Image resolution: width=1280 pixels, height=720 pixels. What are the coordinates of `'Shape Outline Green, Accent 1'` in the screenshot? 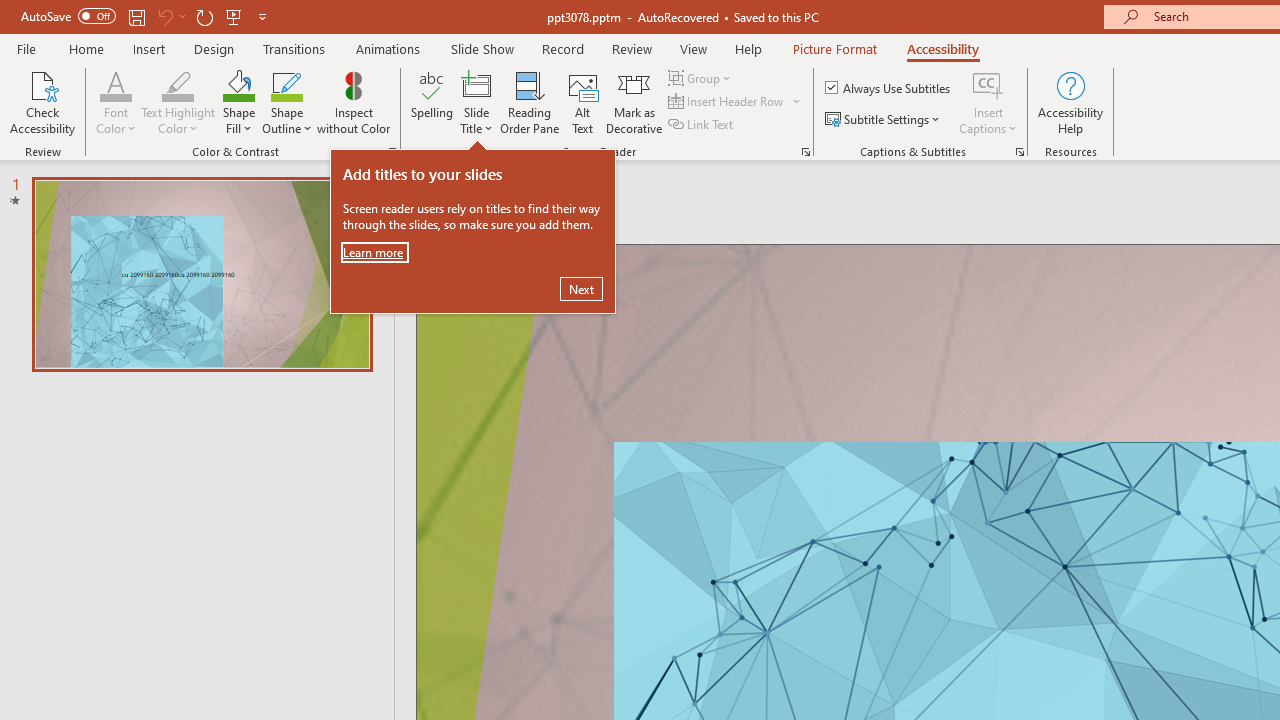 It's located at (286, 84).